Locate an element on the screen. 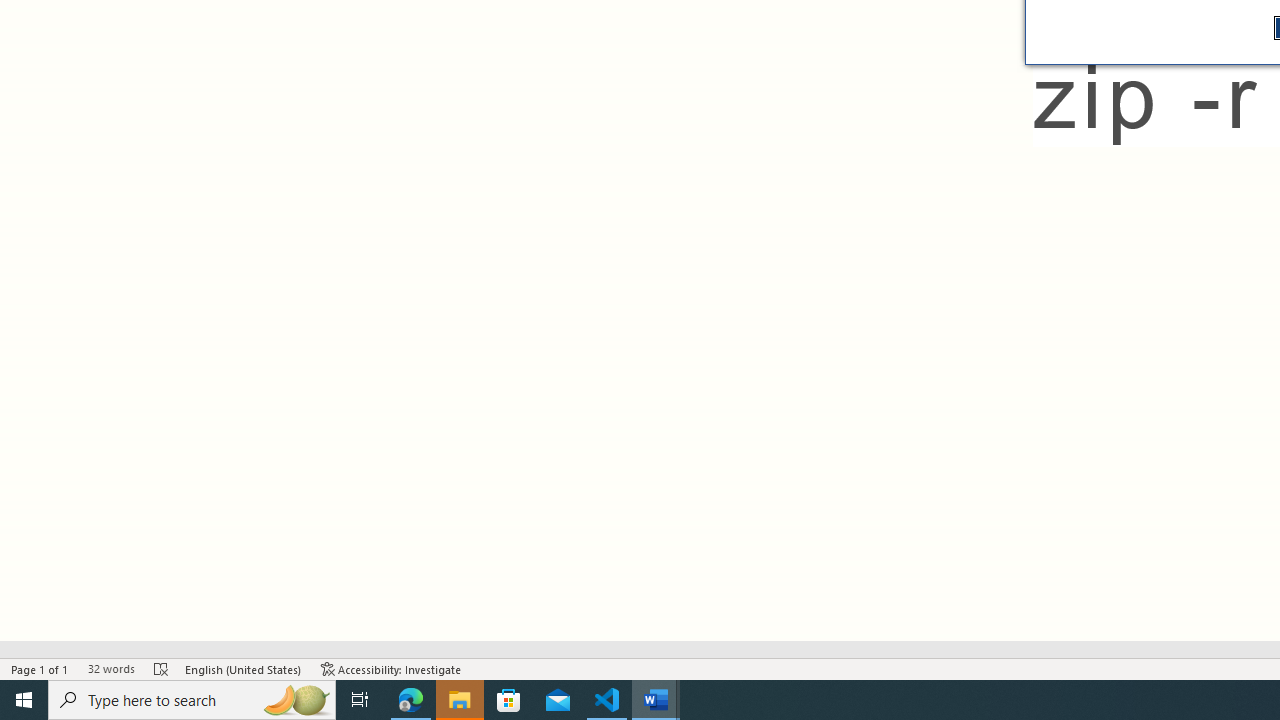 The width and height of the screenshot is (1280, 720). 'Search highlights icon opens search home window' is located at coordinates (294, 698).